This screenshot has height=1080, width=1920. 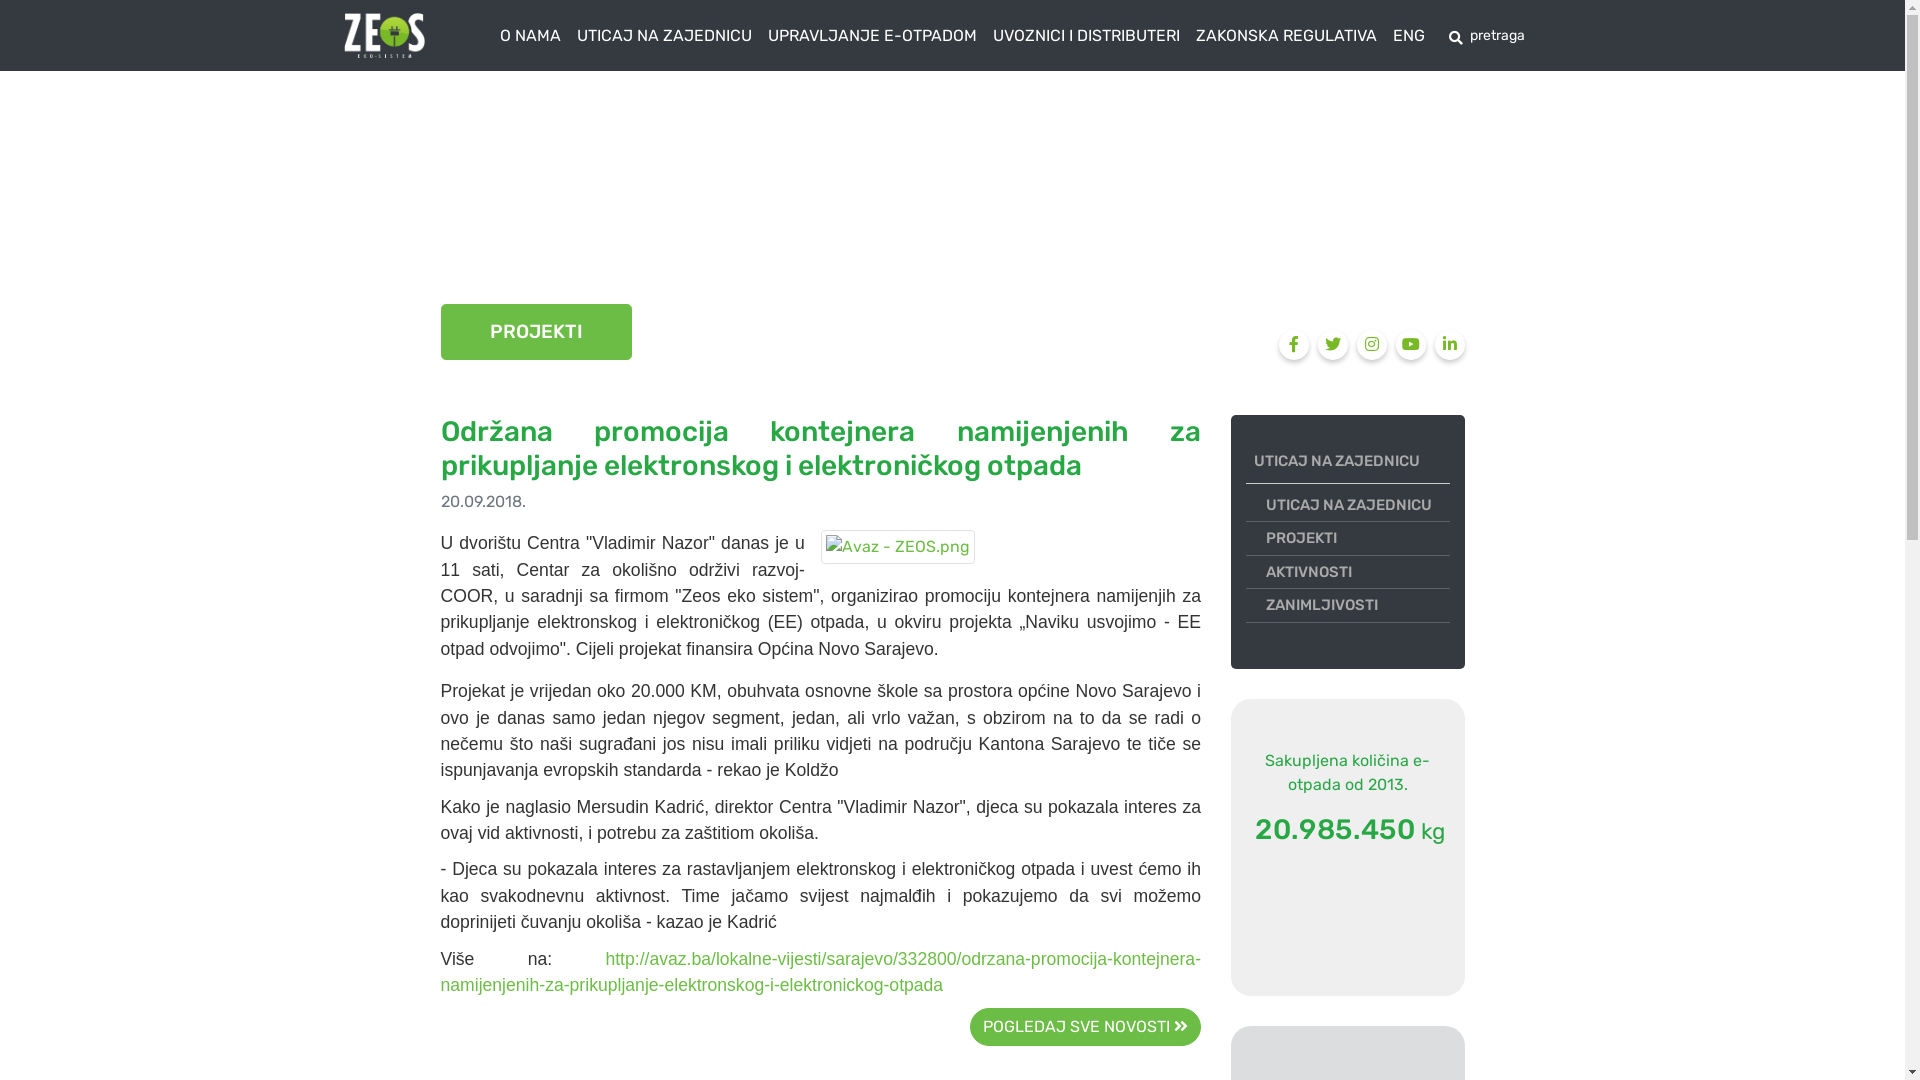 I want to click on 'ZAKONSKA REGULATIVA', so click(x=1286, y=35).